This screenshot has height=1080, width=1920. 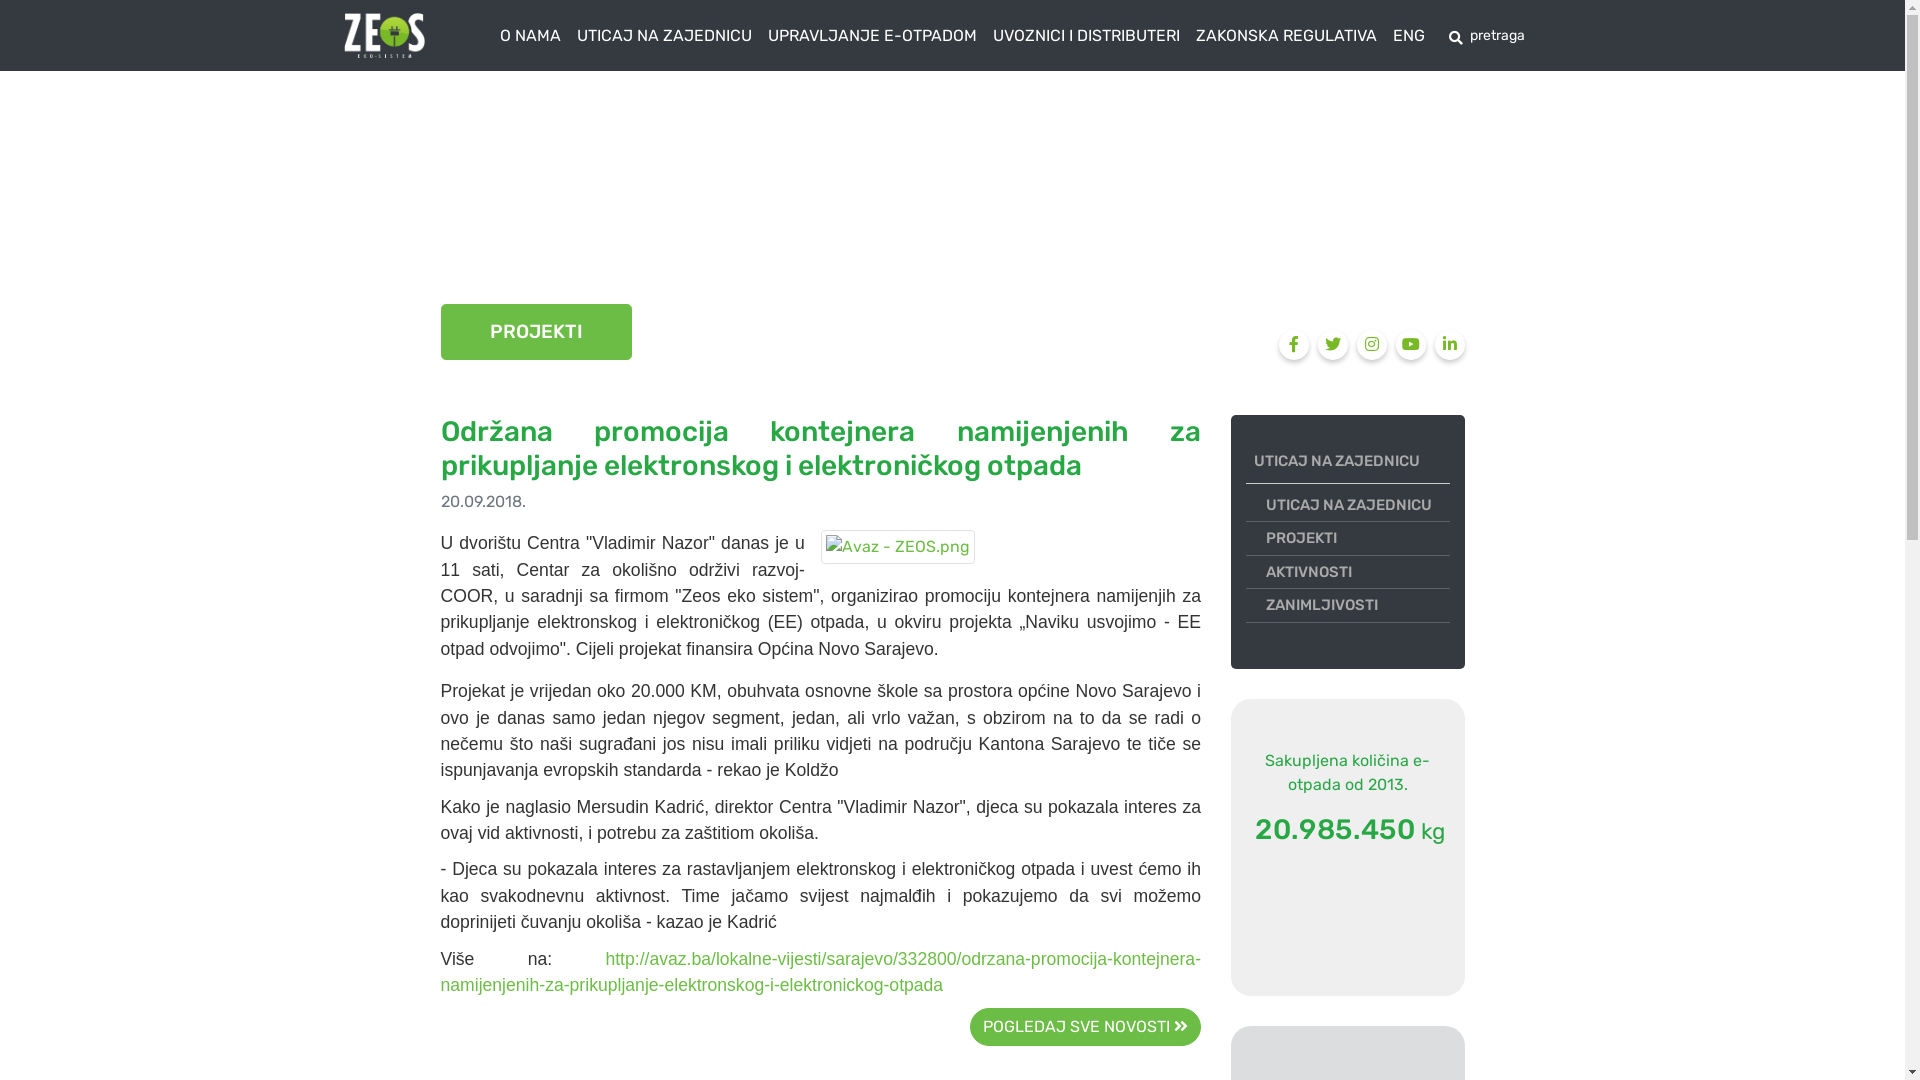 I want to click on 'ZAKONSKA REGULATIVA', so click(x=1286, y=35).